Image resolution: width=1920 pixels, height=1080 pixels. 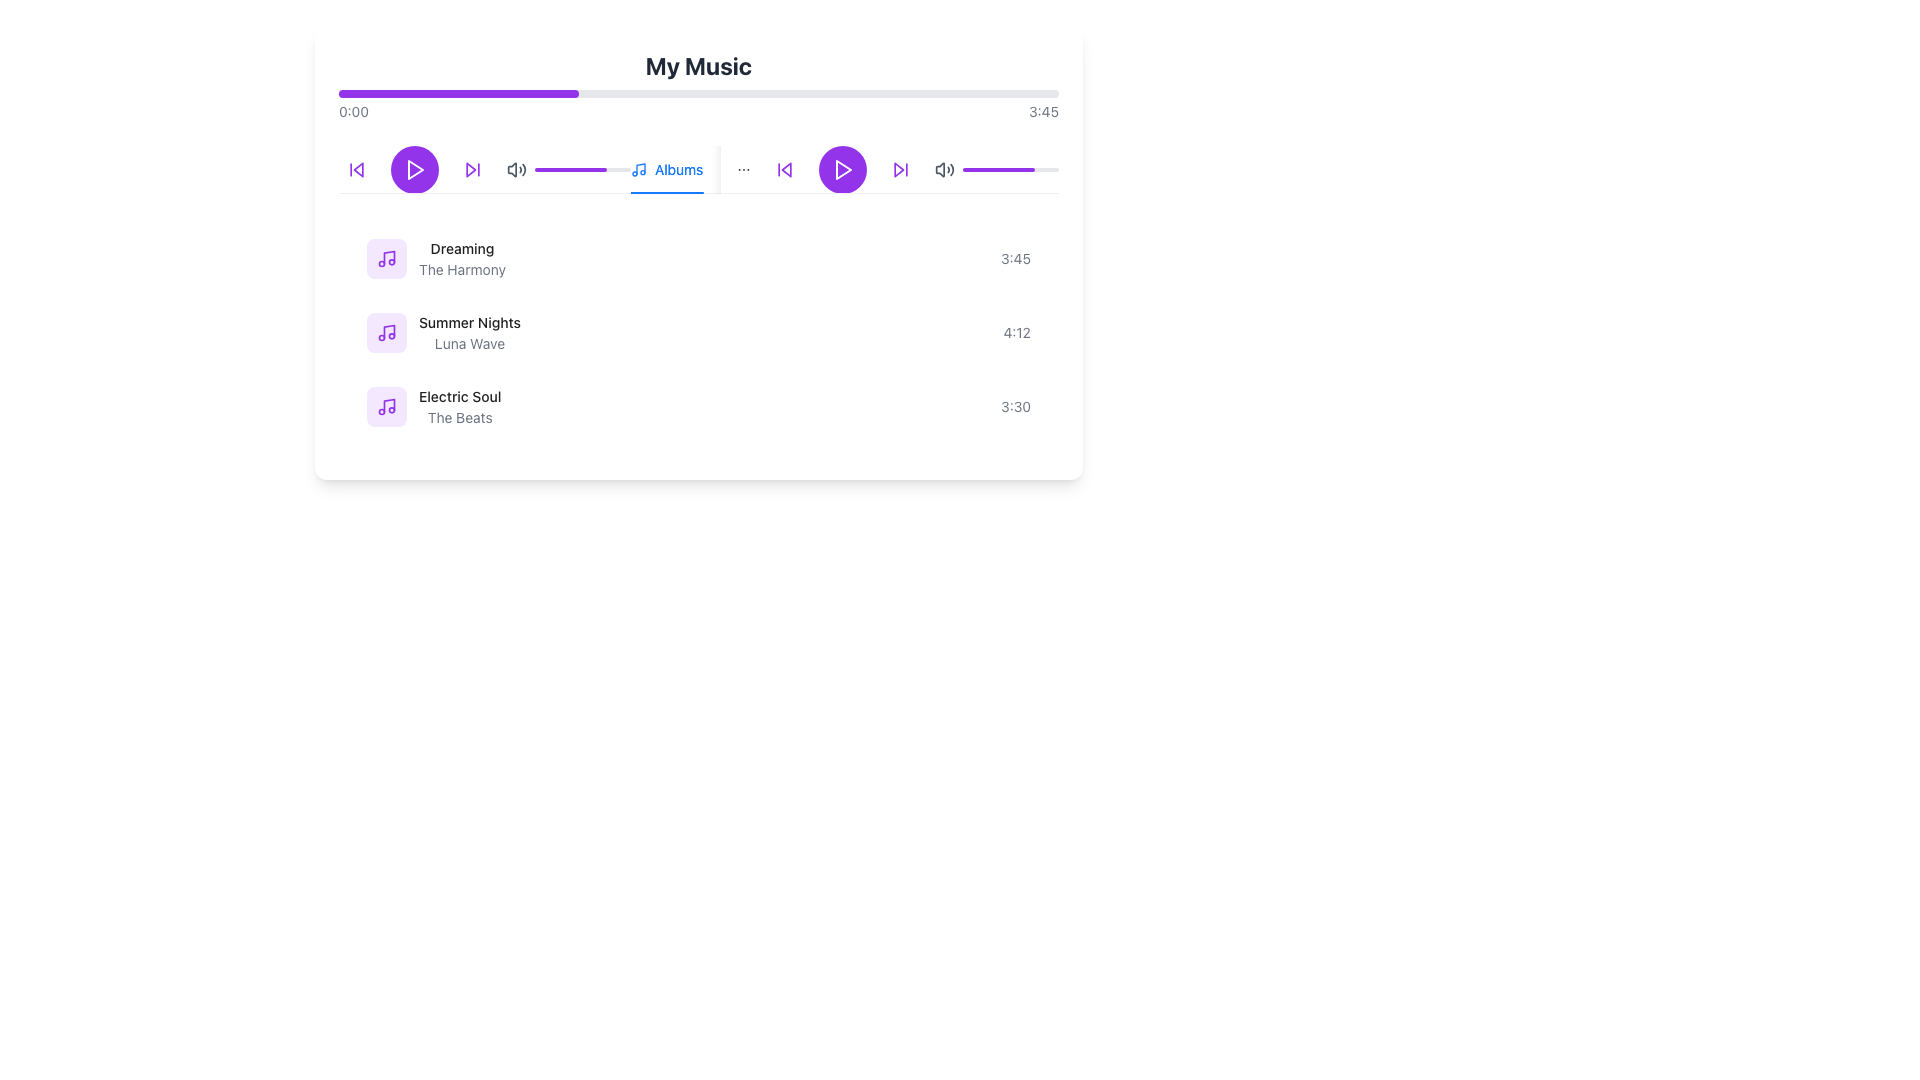 What do you see at coordinates (469, 322) in the screenshot?
I see `text label 'Summer Nights' positioned in the playlist interface, aligned to the left and styled in bold font` at bounding box center [469, 322].